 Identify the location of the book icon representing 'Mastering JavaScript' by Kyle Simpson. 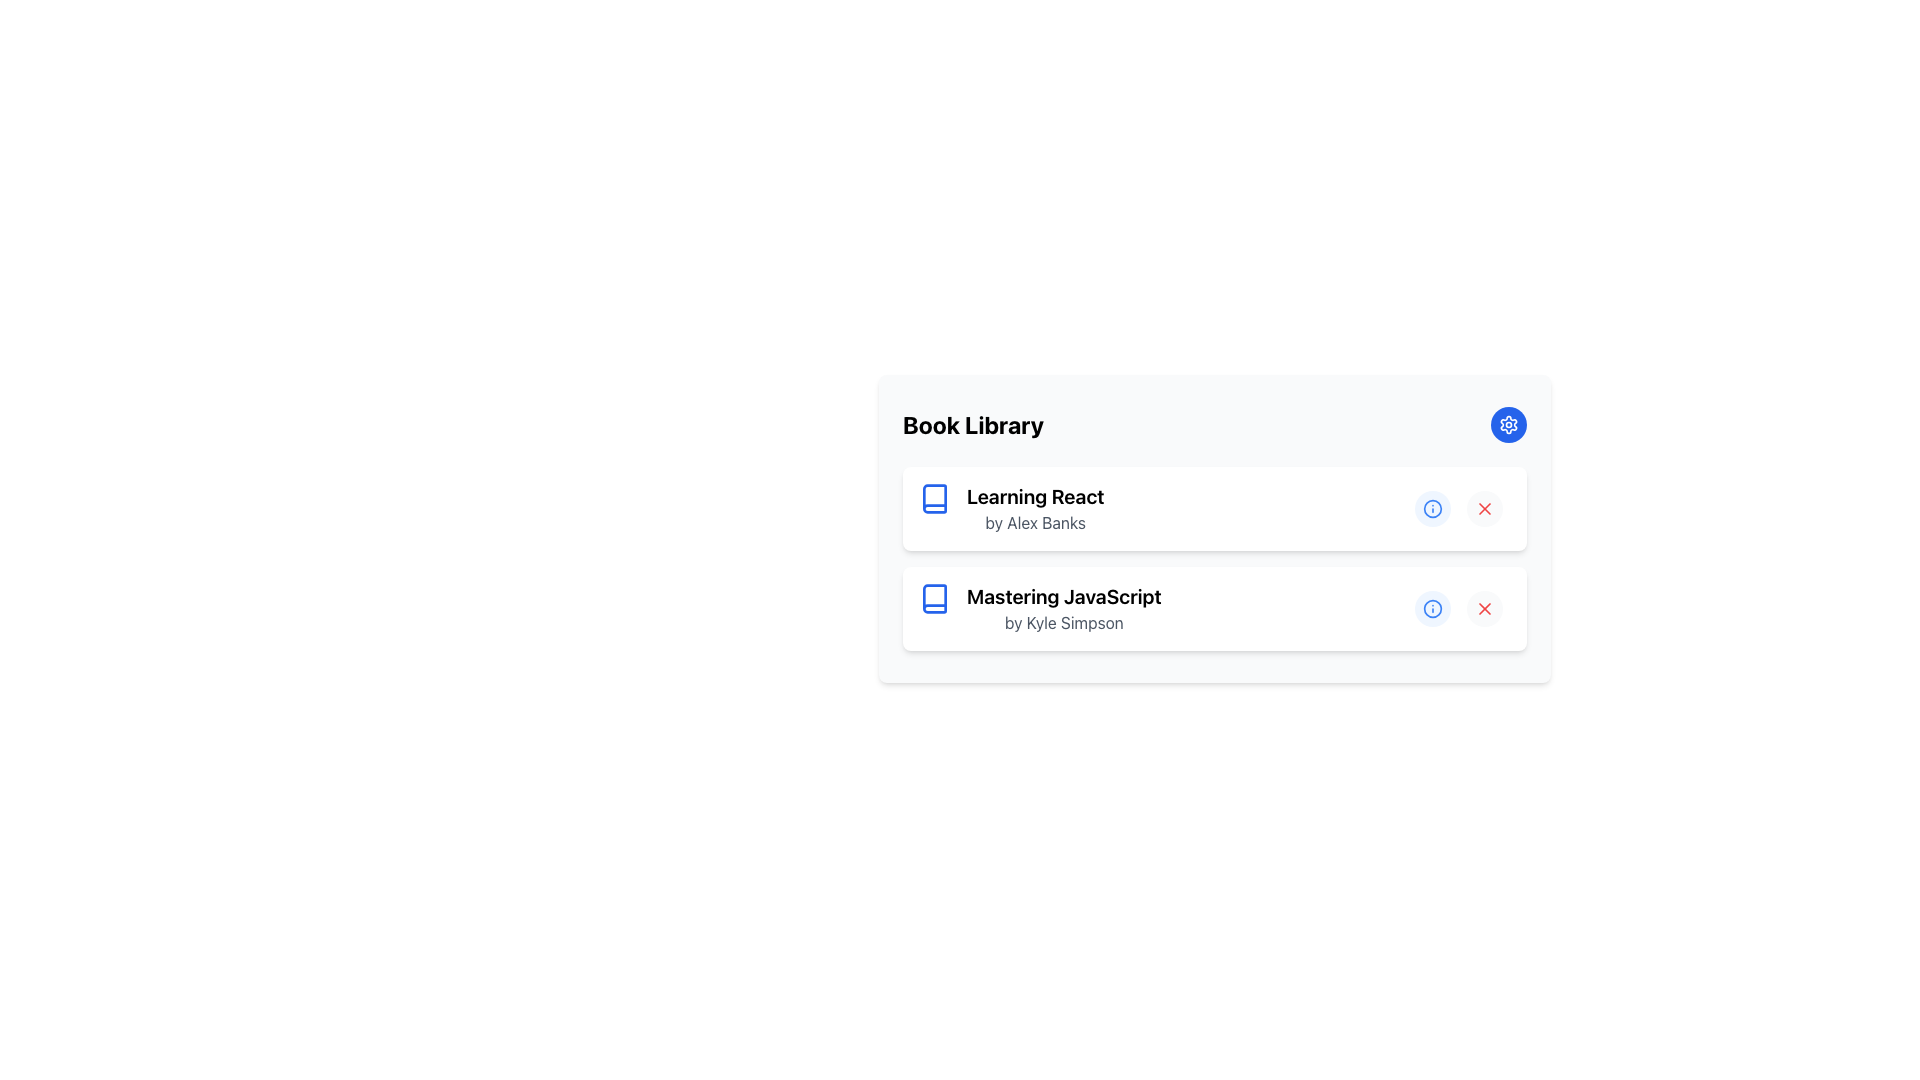
(934, 597).